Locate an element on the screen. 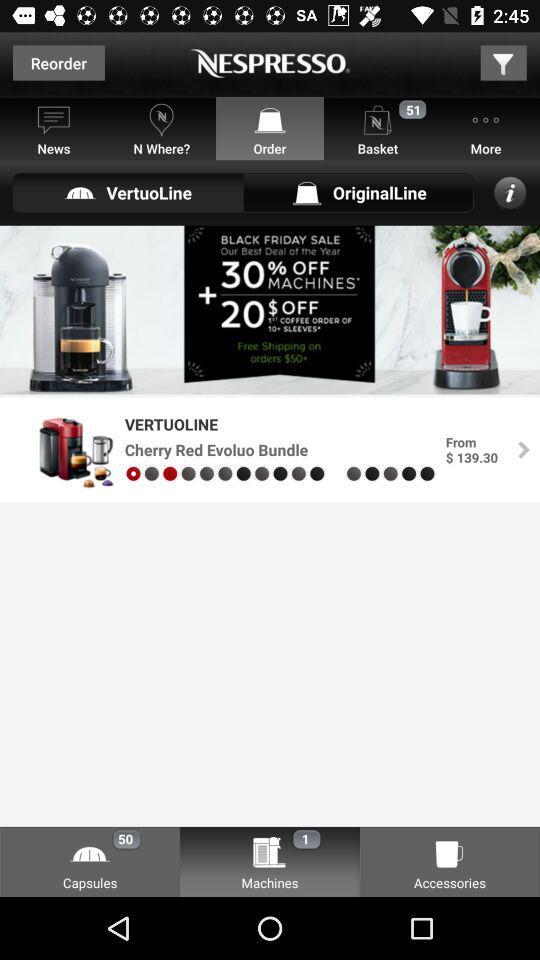 The width and height of the screenshot is (540, 960). the filter icon is located at coordinates (502, 62).